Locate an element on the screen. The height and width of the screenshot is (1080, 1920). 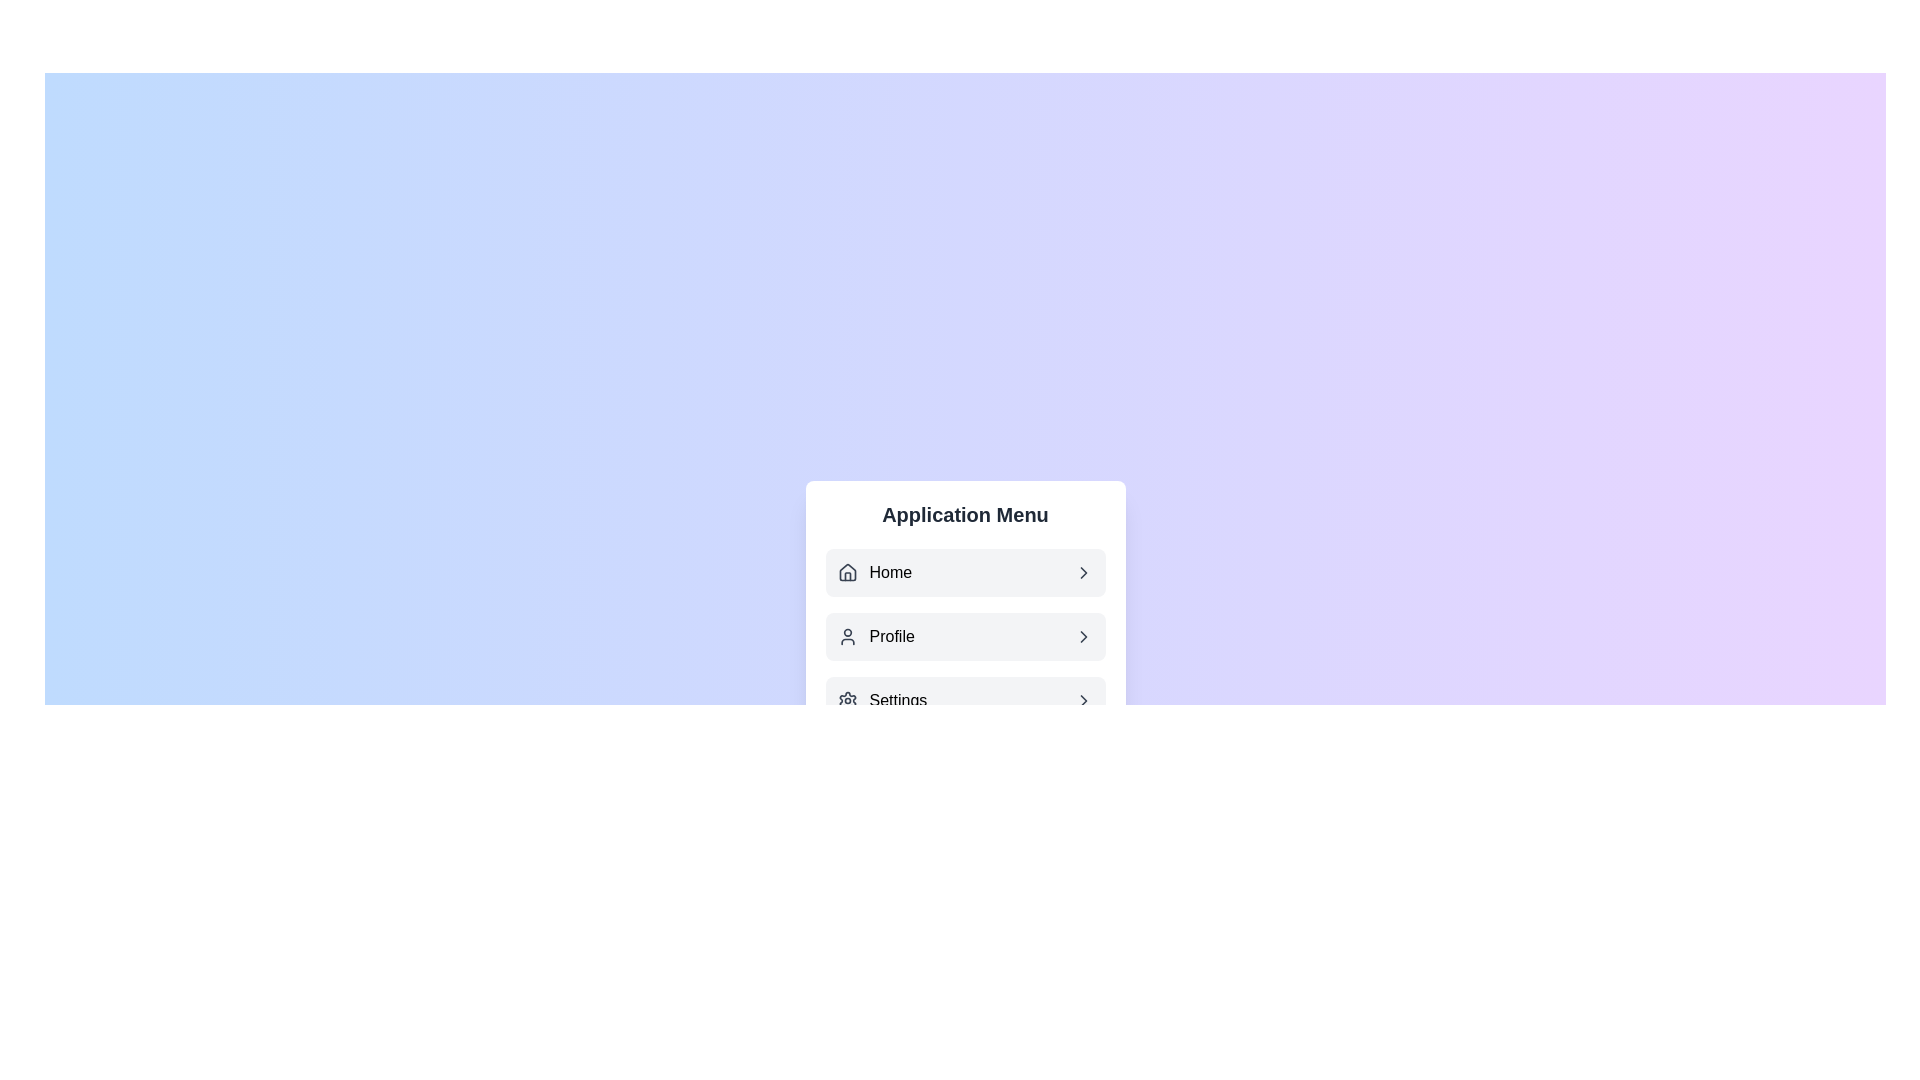
the user profile icon, which is a circular head with a semi-circular body outline, located next to the 'Profile' text label in the menu is located at coordinates (847, 636).